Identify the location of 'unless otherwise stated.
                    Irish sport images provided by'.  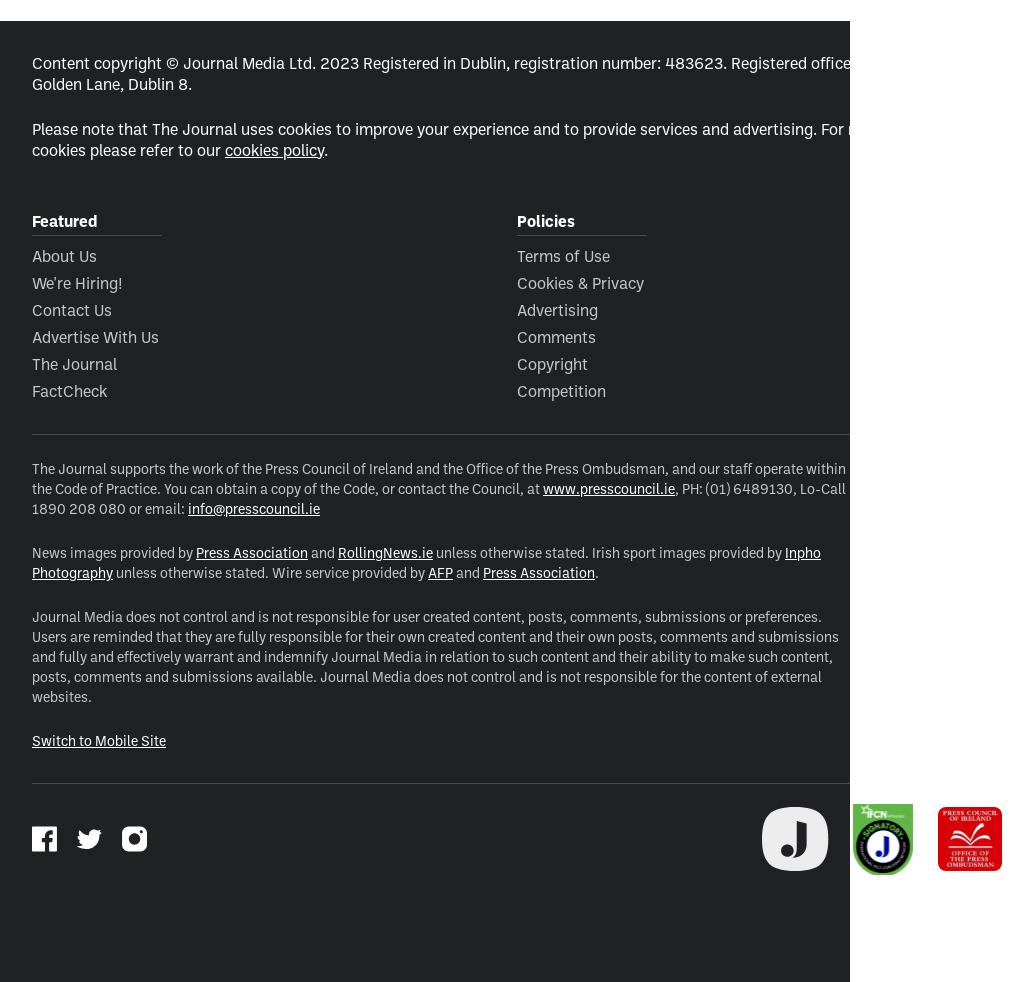
(609, 550).